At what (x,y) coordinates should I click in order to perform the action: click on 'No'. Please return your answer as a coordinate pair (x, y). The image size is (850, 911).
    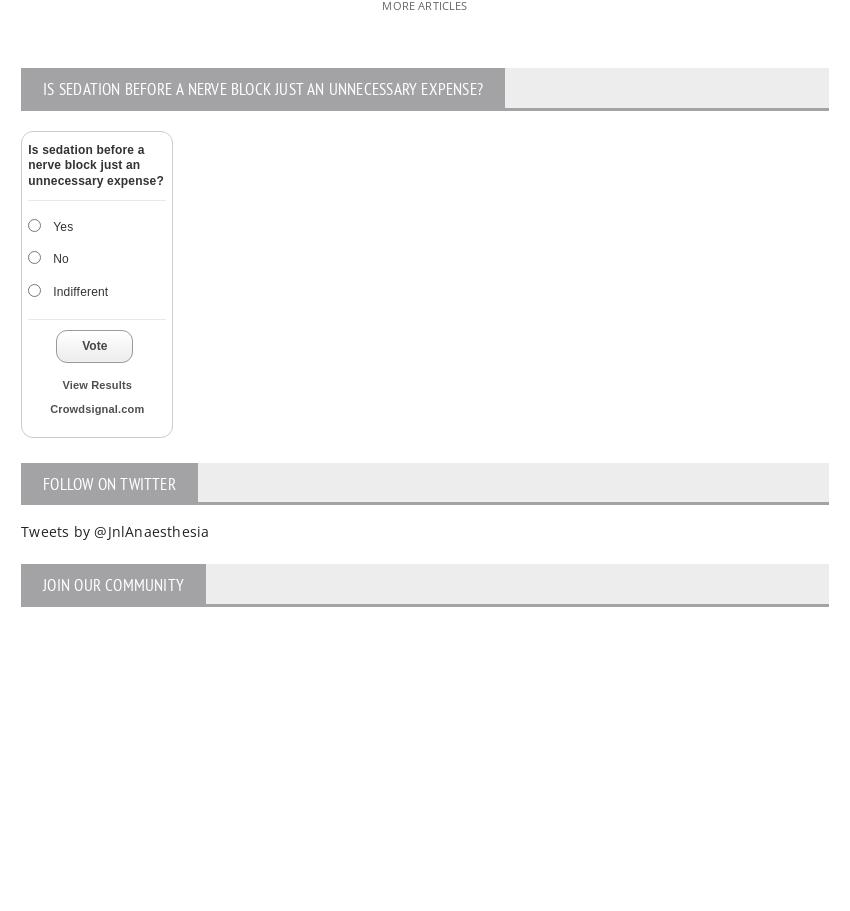
    Looking at the image, I should click on (60, 257).